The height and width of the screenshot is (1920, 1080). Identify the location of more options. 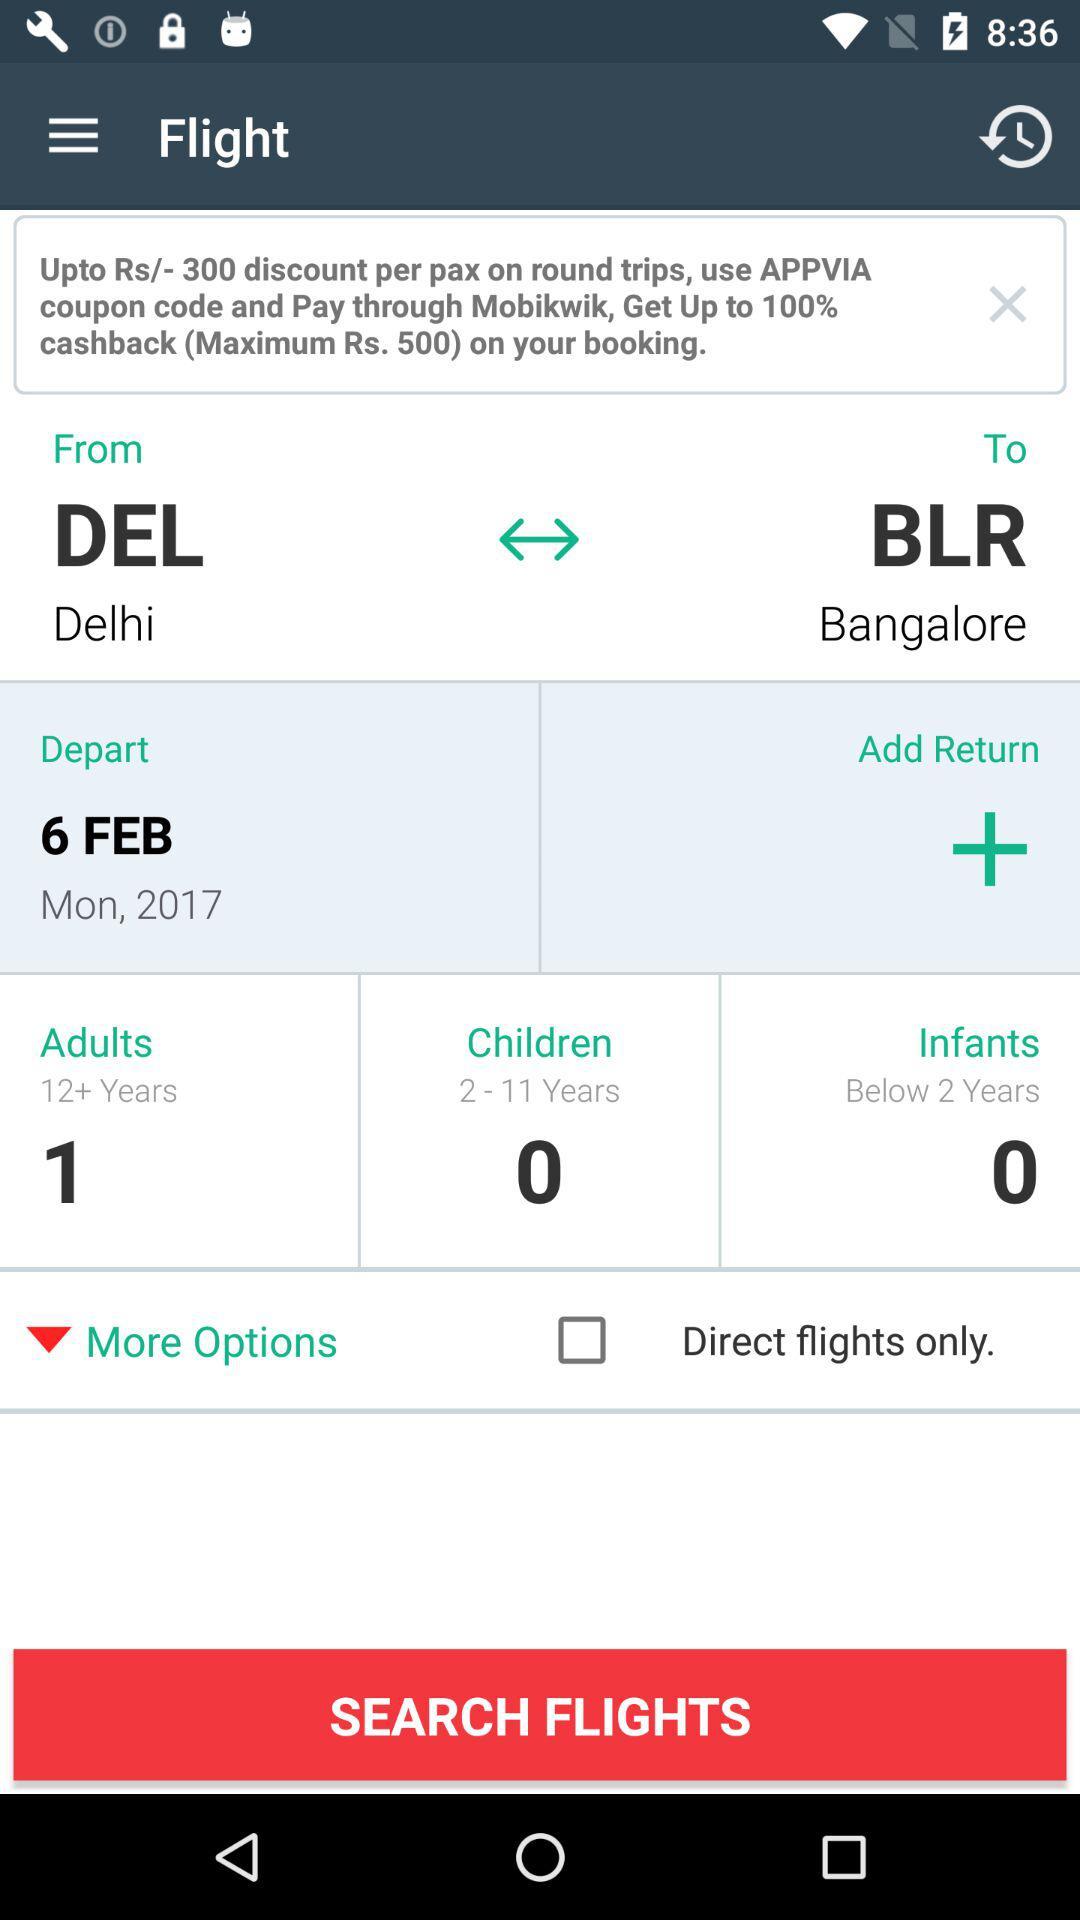
(282, 1339).